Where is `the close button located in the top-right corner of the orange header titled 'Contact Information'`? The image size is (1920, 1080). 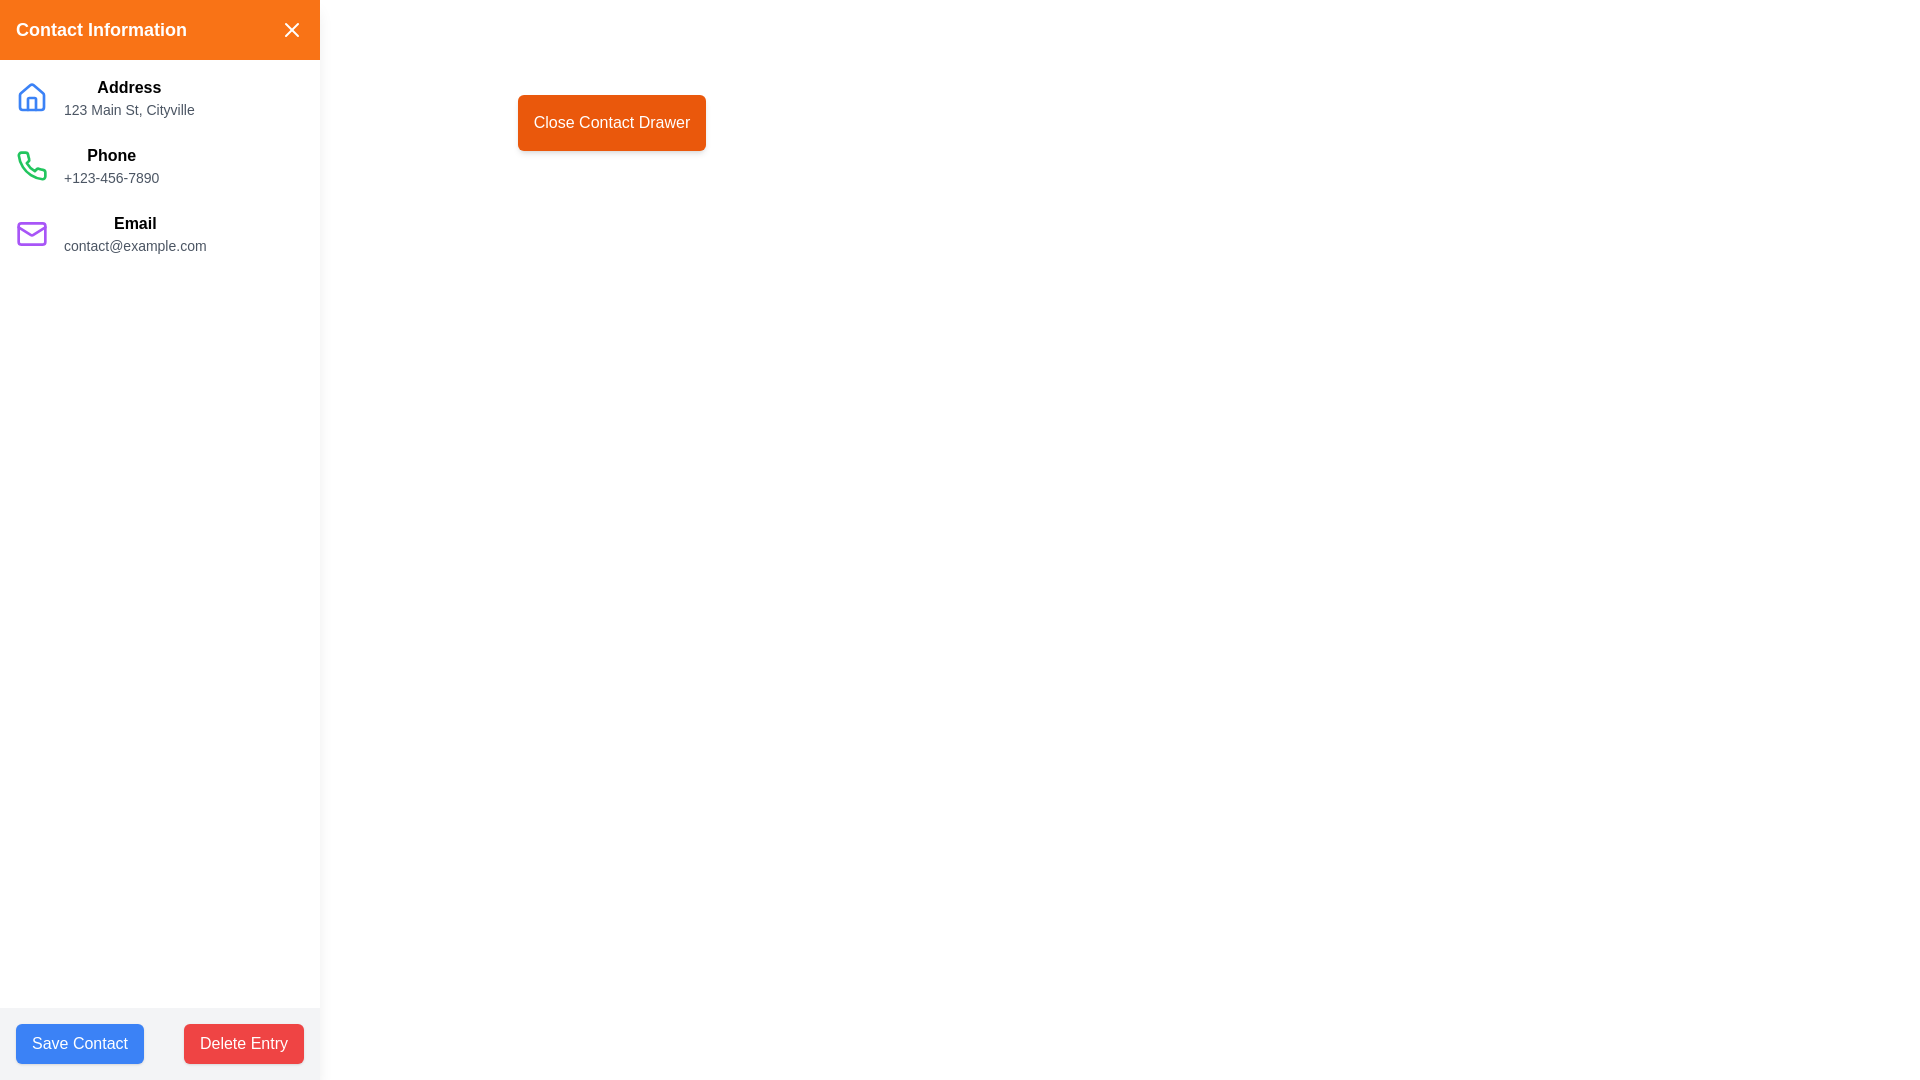
the close button located in the top-right corner of the orange header titled 'Contact Information' is located at coordinates (291, 30).